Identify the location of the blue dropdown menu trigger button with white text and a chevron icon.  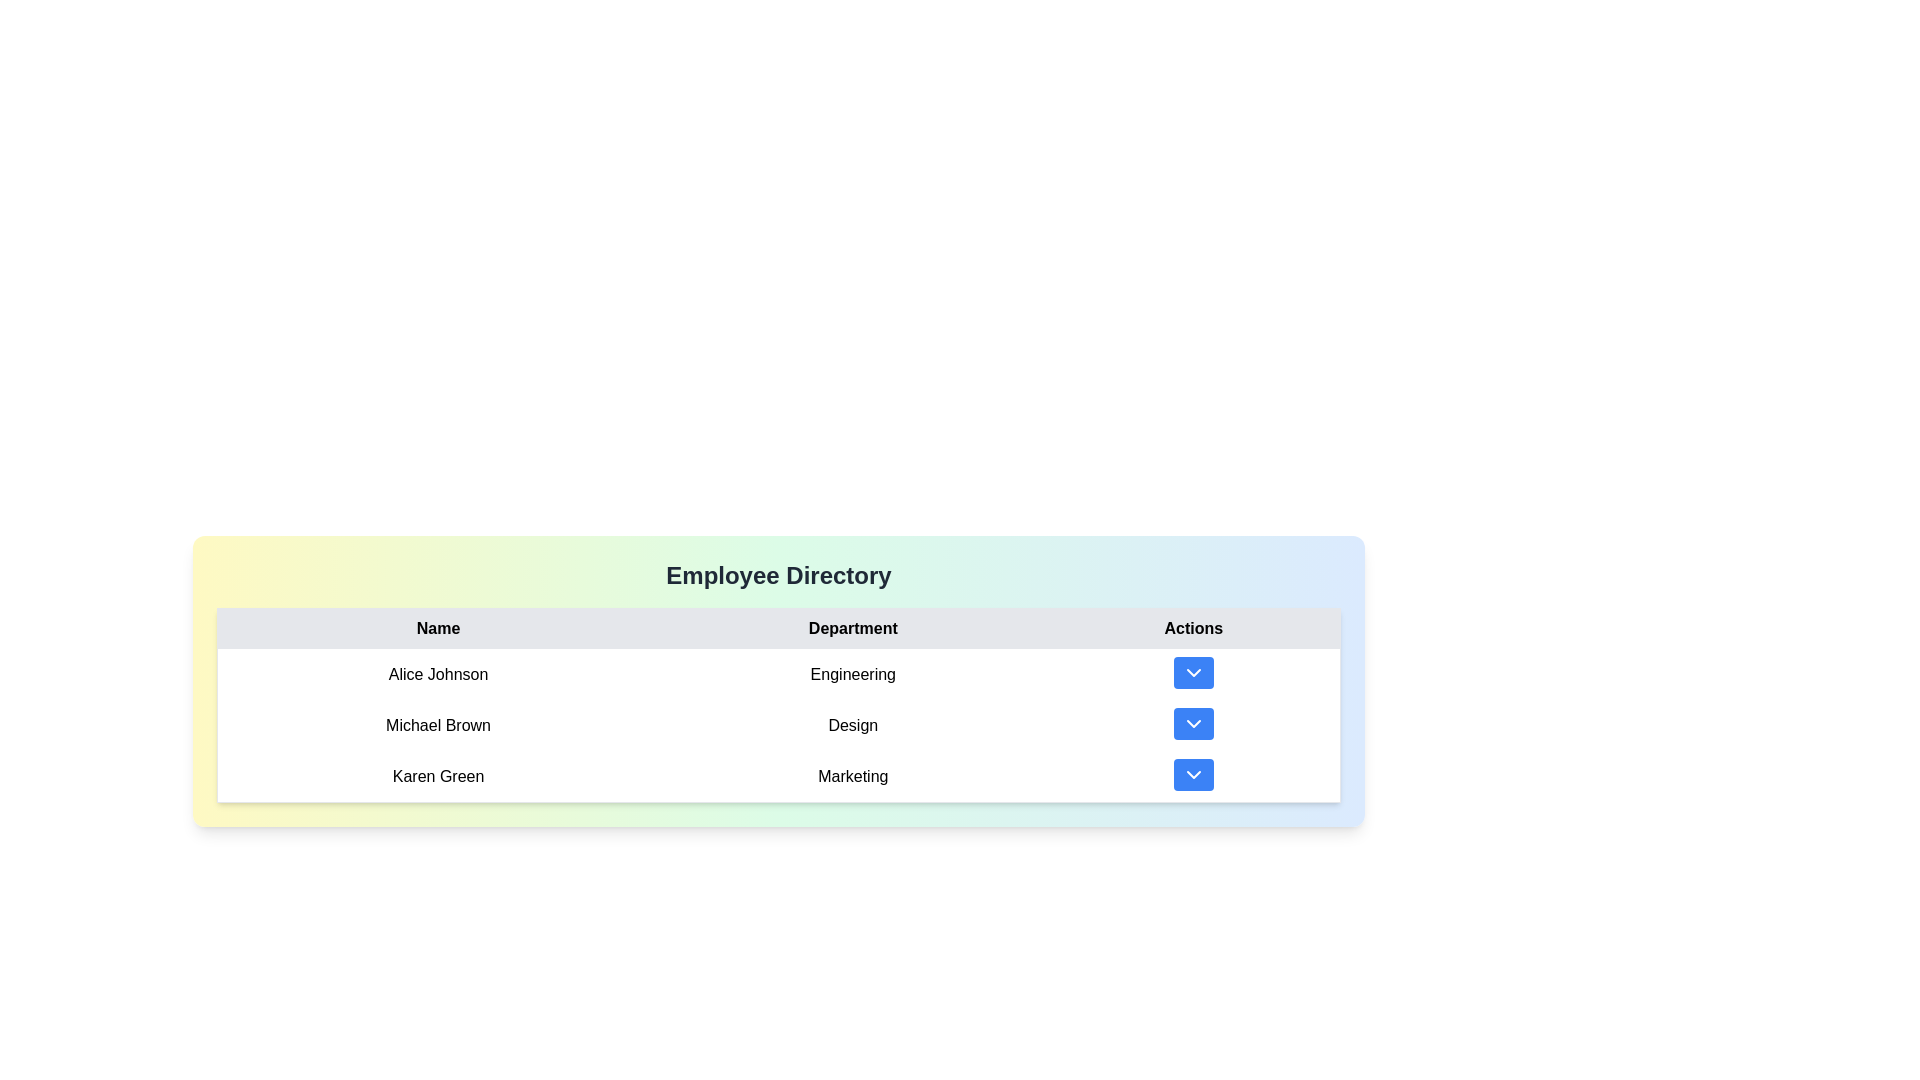
(1193, 724).